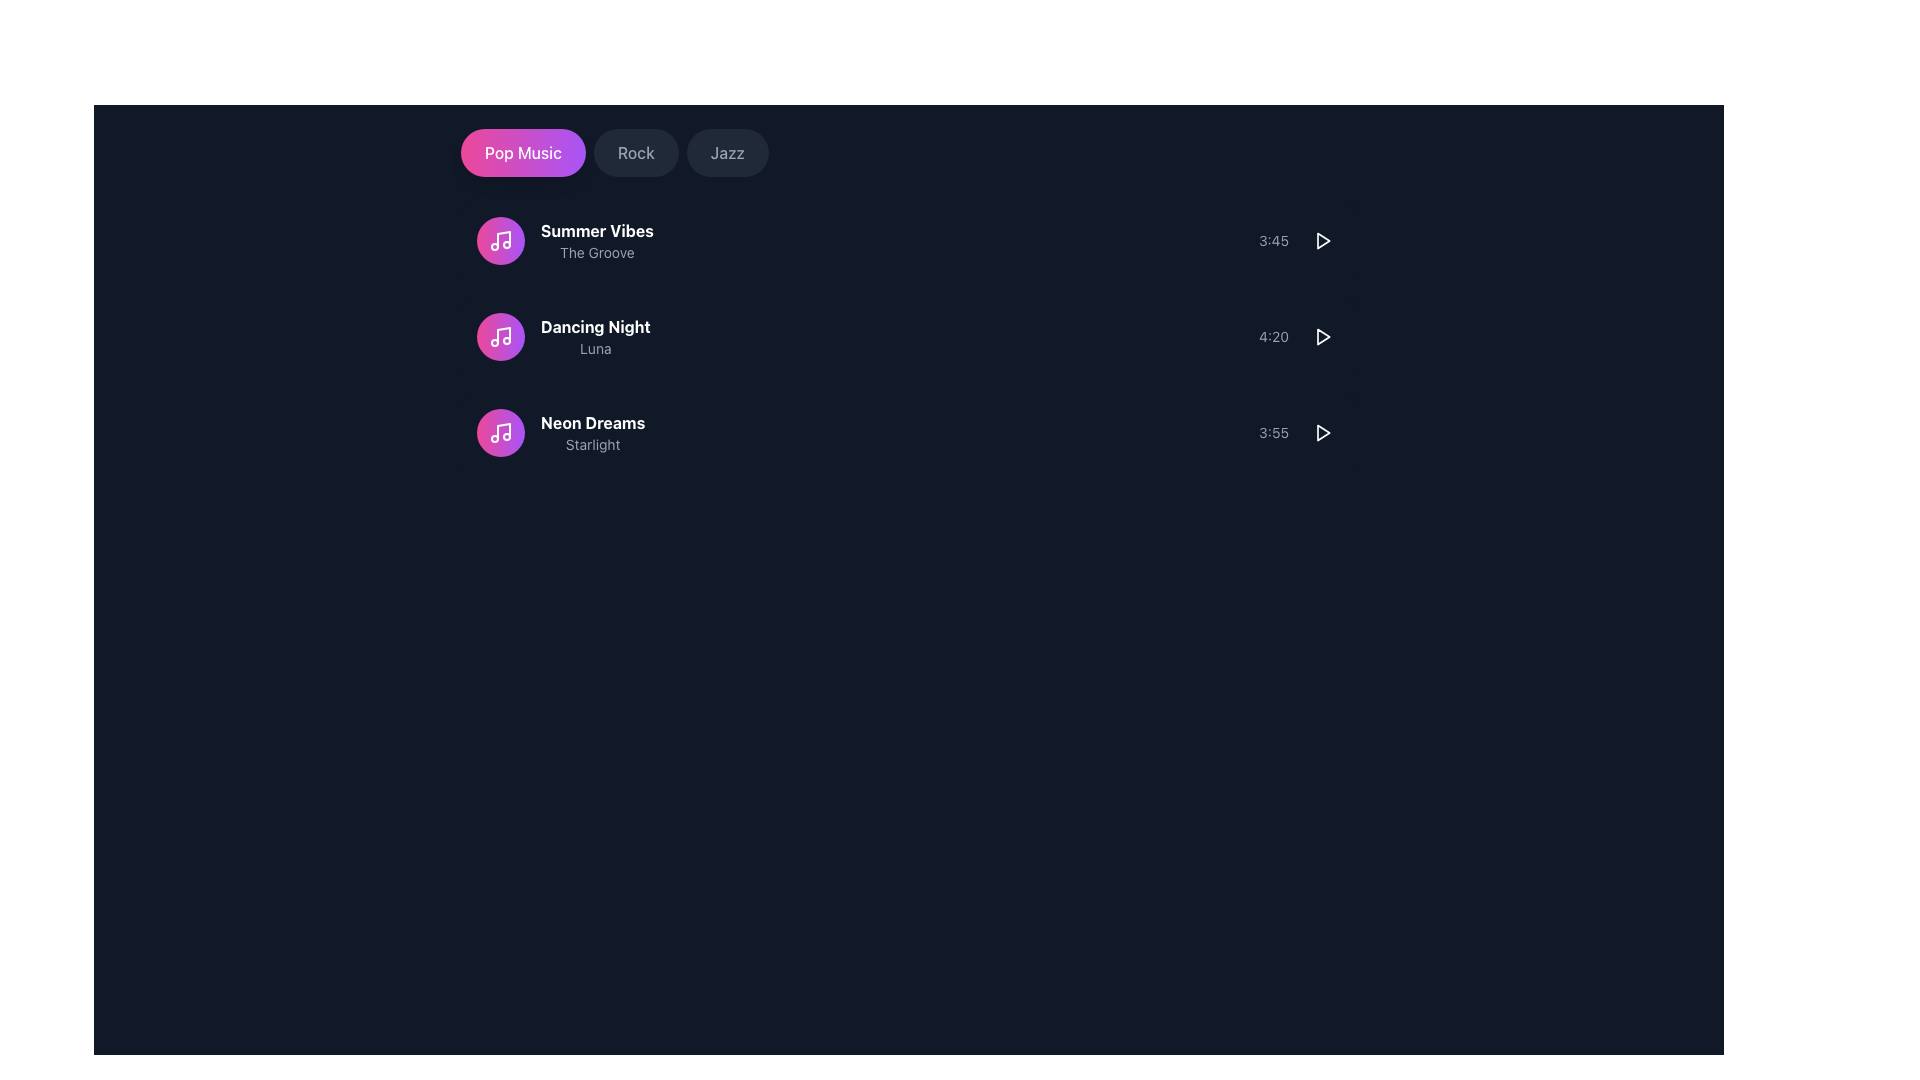 This screenshot has width=1920, height=1080. What do you see at coordinates (635, 152) in the screenshot?
I see `the 'Rock' button, which is a rounded rectangular button with a dark gray background and light gray text, to change its background color` at bounding box center [635, 152].